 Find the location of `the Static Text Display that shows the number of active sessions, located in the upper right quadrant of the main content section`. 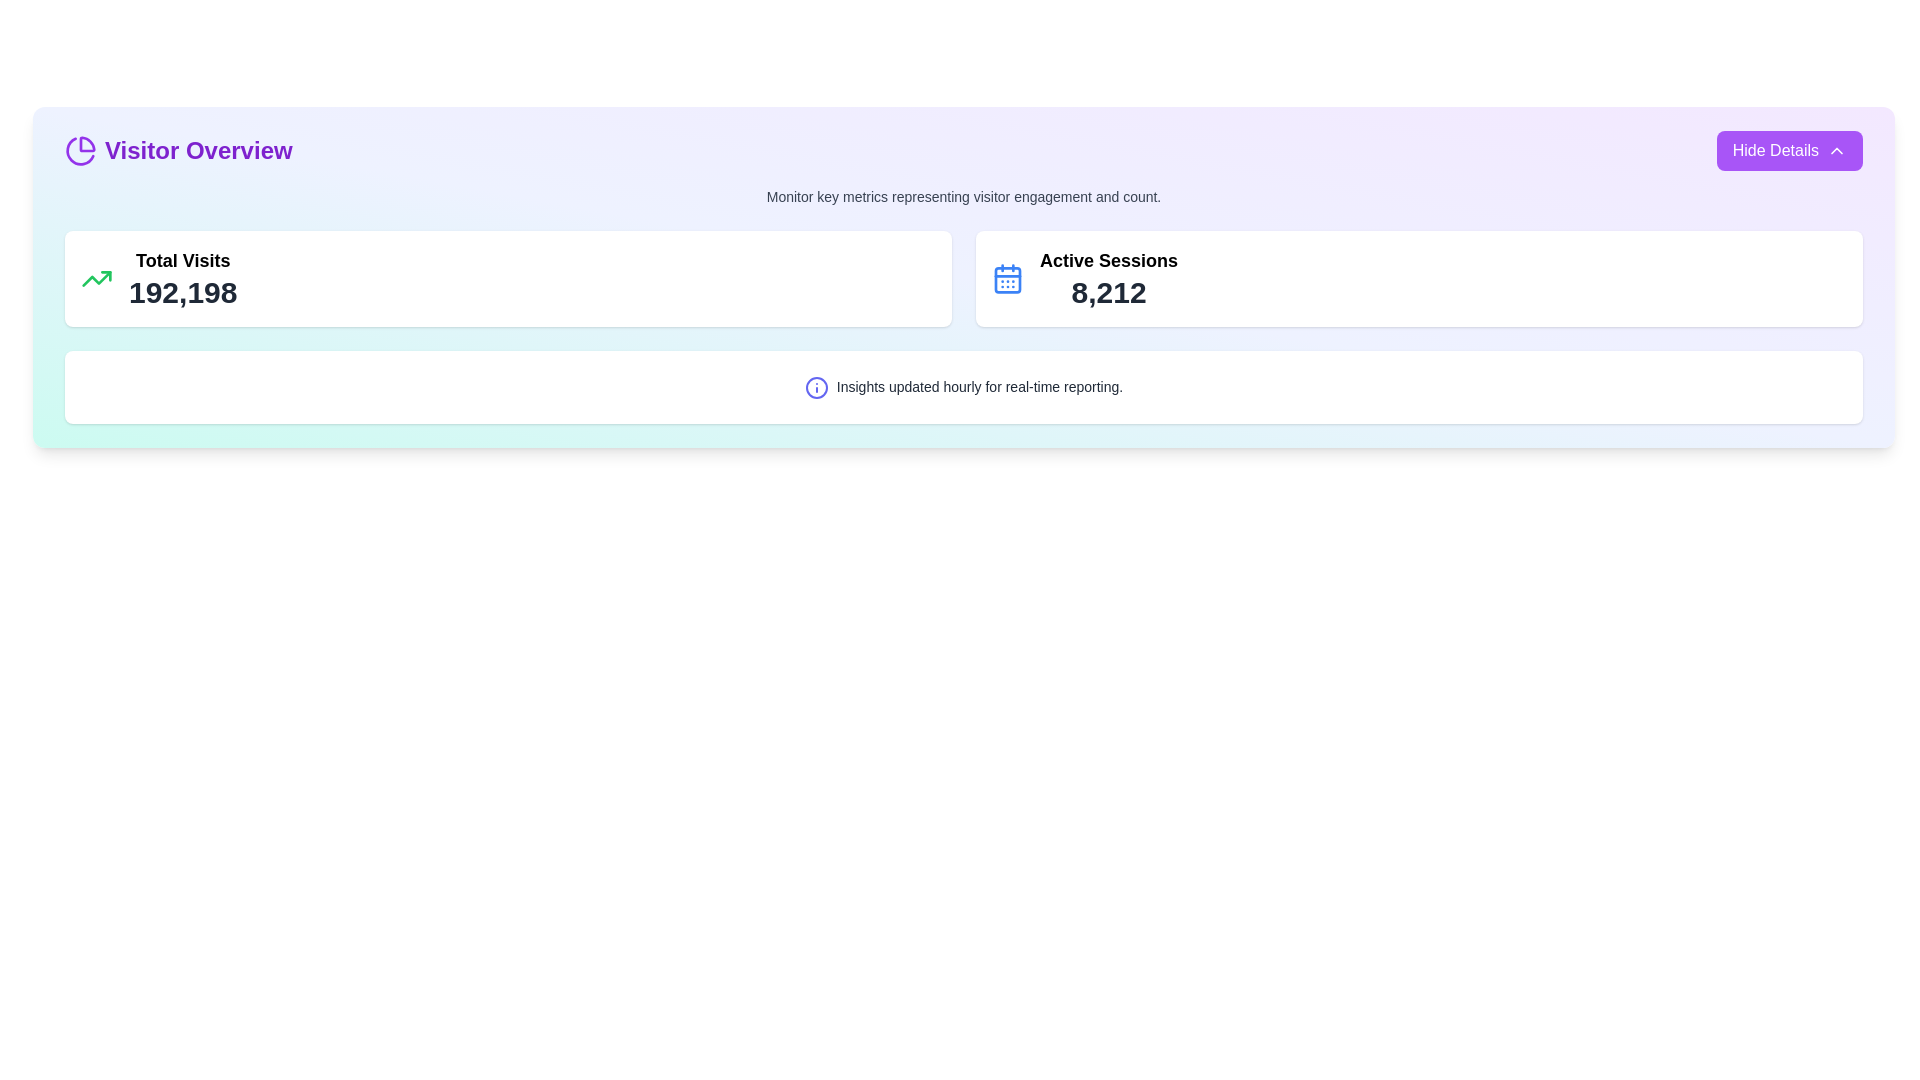

the Static Text Display that shows the number of active sessions, located in the upper right quadrant of the main content section is located at coordinates (1107, 278).